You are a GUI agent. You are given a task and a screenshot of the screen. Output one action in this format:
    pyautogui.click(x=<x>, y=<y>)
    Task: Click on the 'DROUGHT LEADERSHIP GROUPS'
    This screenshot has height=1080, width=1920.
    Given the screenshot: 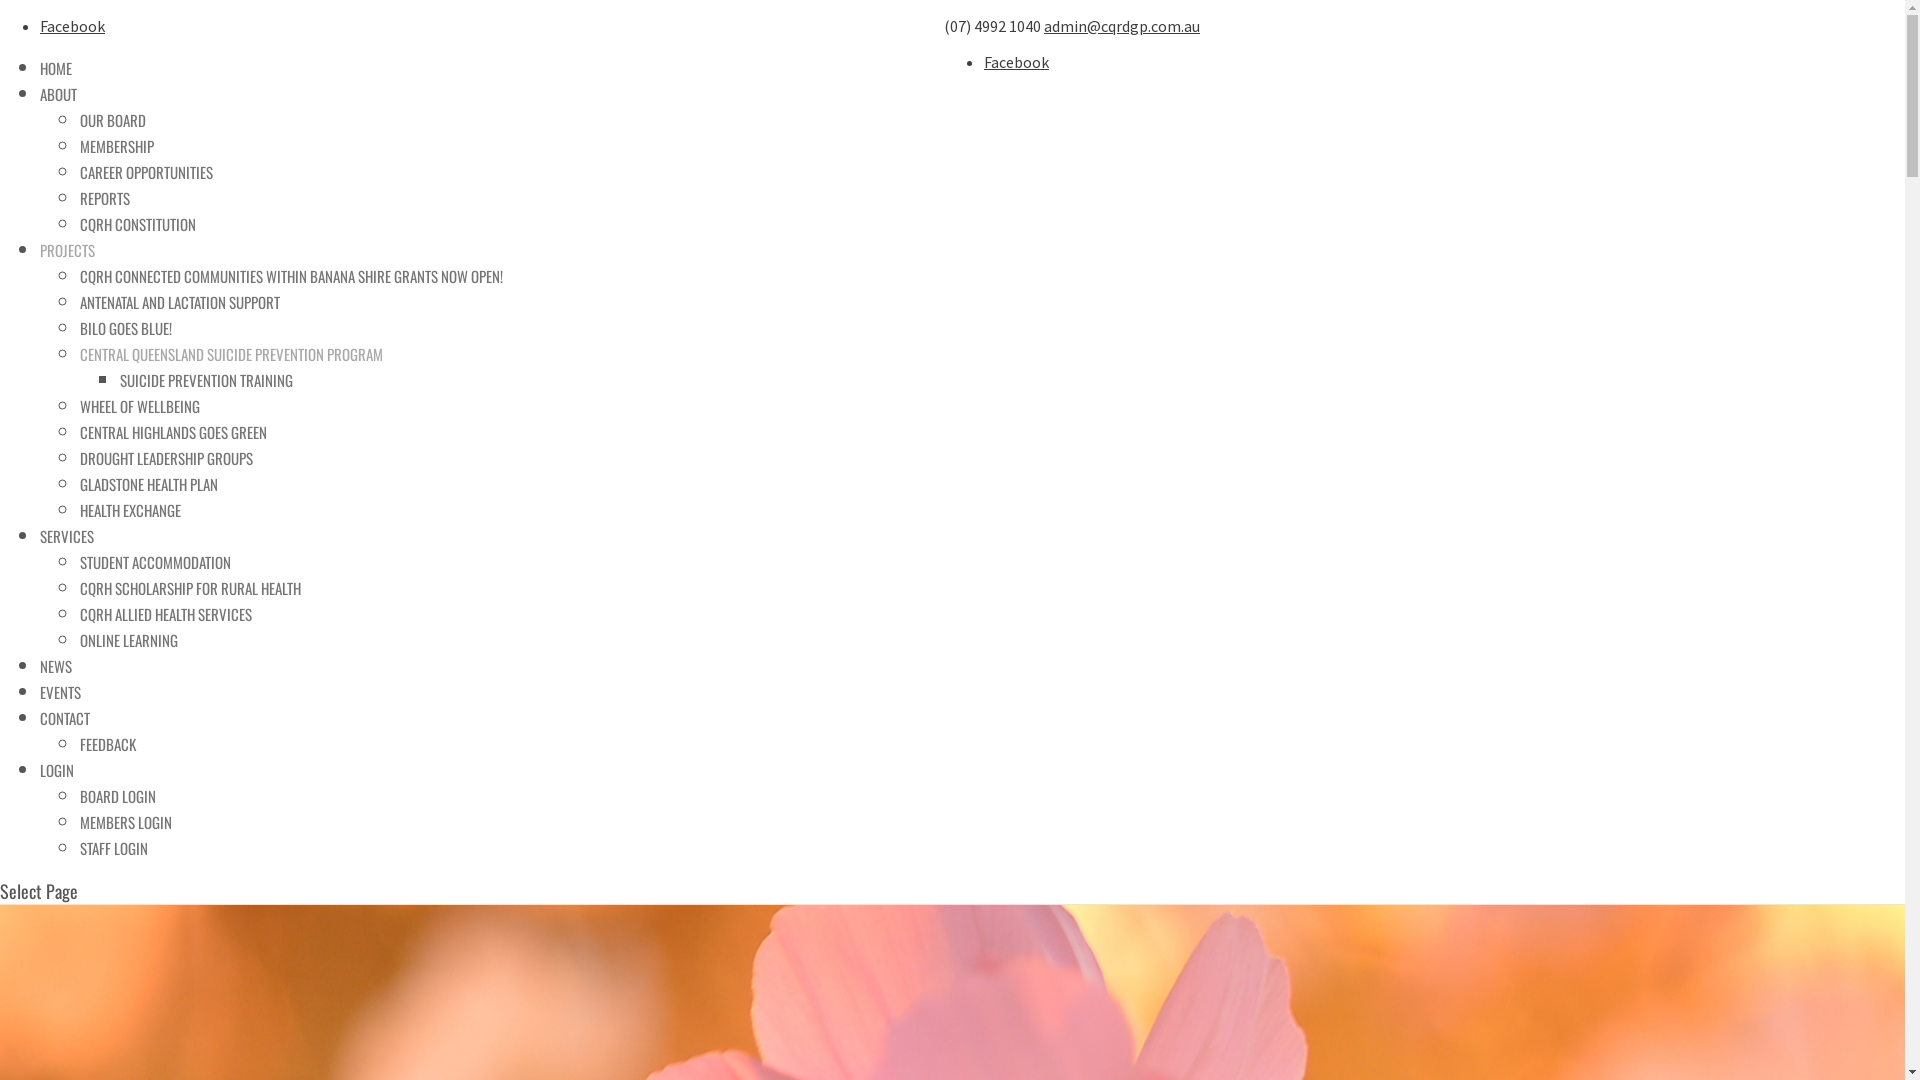 What is the action you would take?
    pyautogui.click(x=80, y=458)
    